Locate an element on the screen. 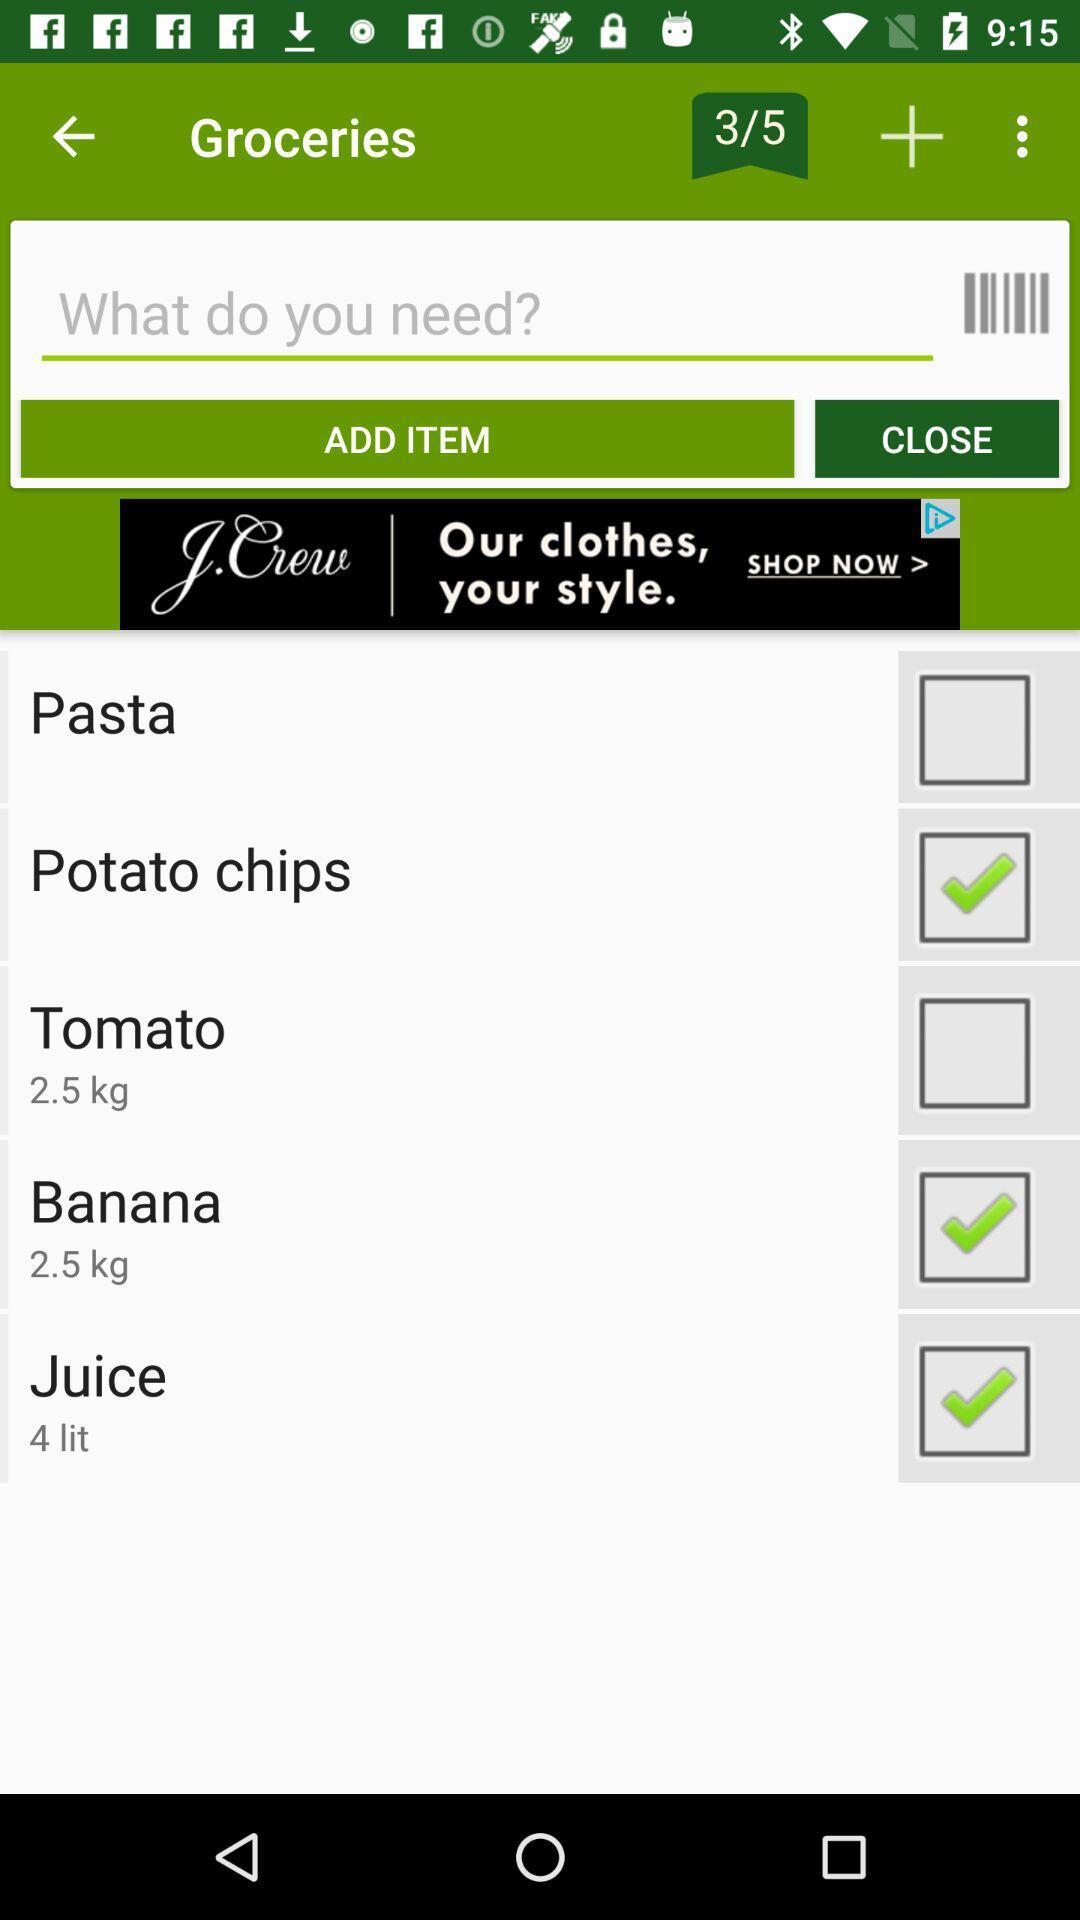 Image resolution: width=1080 pixels, height=1920 pixels. tick option is located at coordinates (988, 1049).